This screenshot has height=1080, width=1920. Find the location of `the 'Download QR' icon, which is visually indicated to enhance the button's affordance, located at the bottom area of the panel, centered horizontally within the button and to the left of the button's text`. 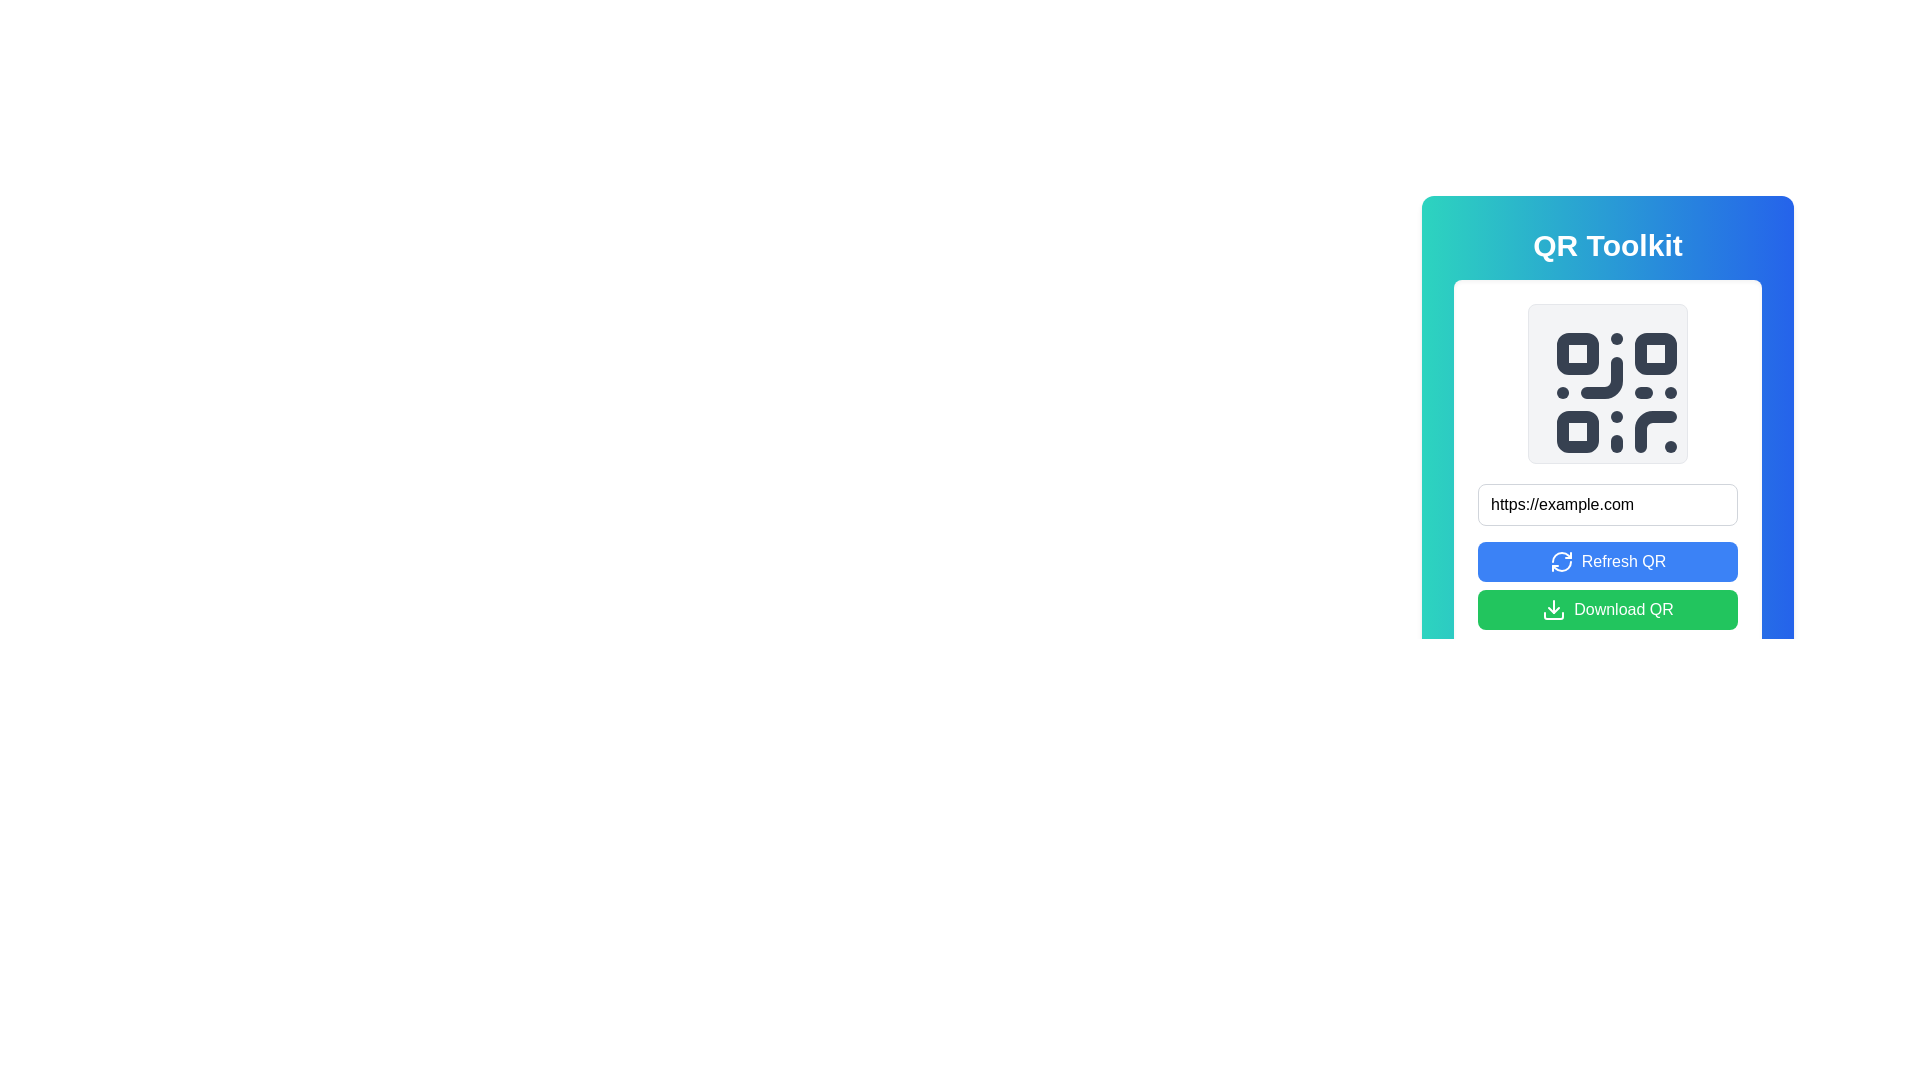

the 'Download QR' icon, which is visually indicated to enhance the button's affordance, located at the bottom area of the panel, centered horizontally within the button and to the left of the button's text is located at coordinates (1553, 608).